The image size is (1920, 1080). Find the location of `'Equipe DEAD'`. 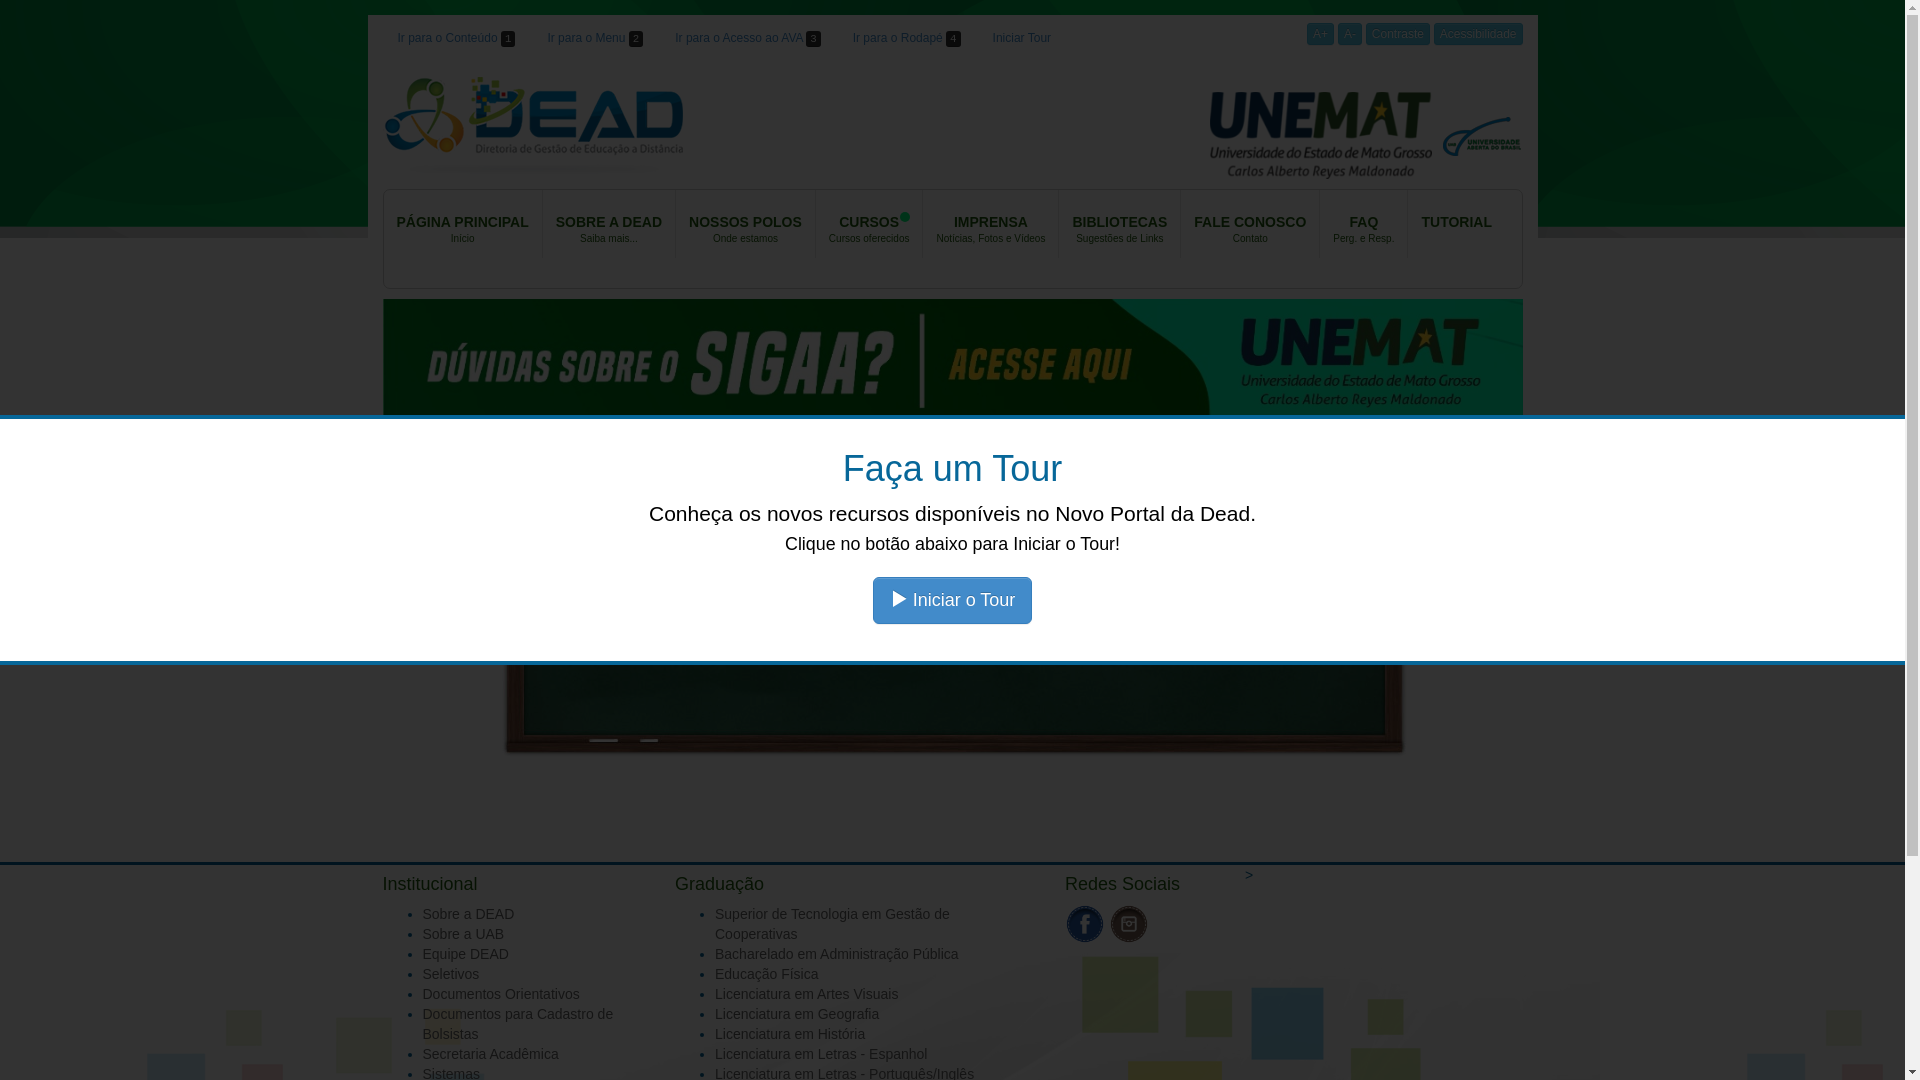

'Equipe DEAD' is located at coordinates (421, 952).